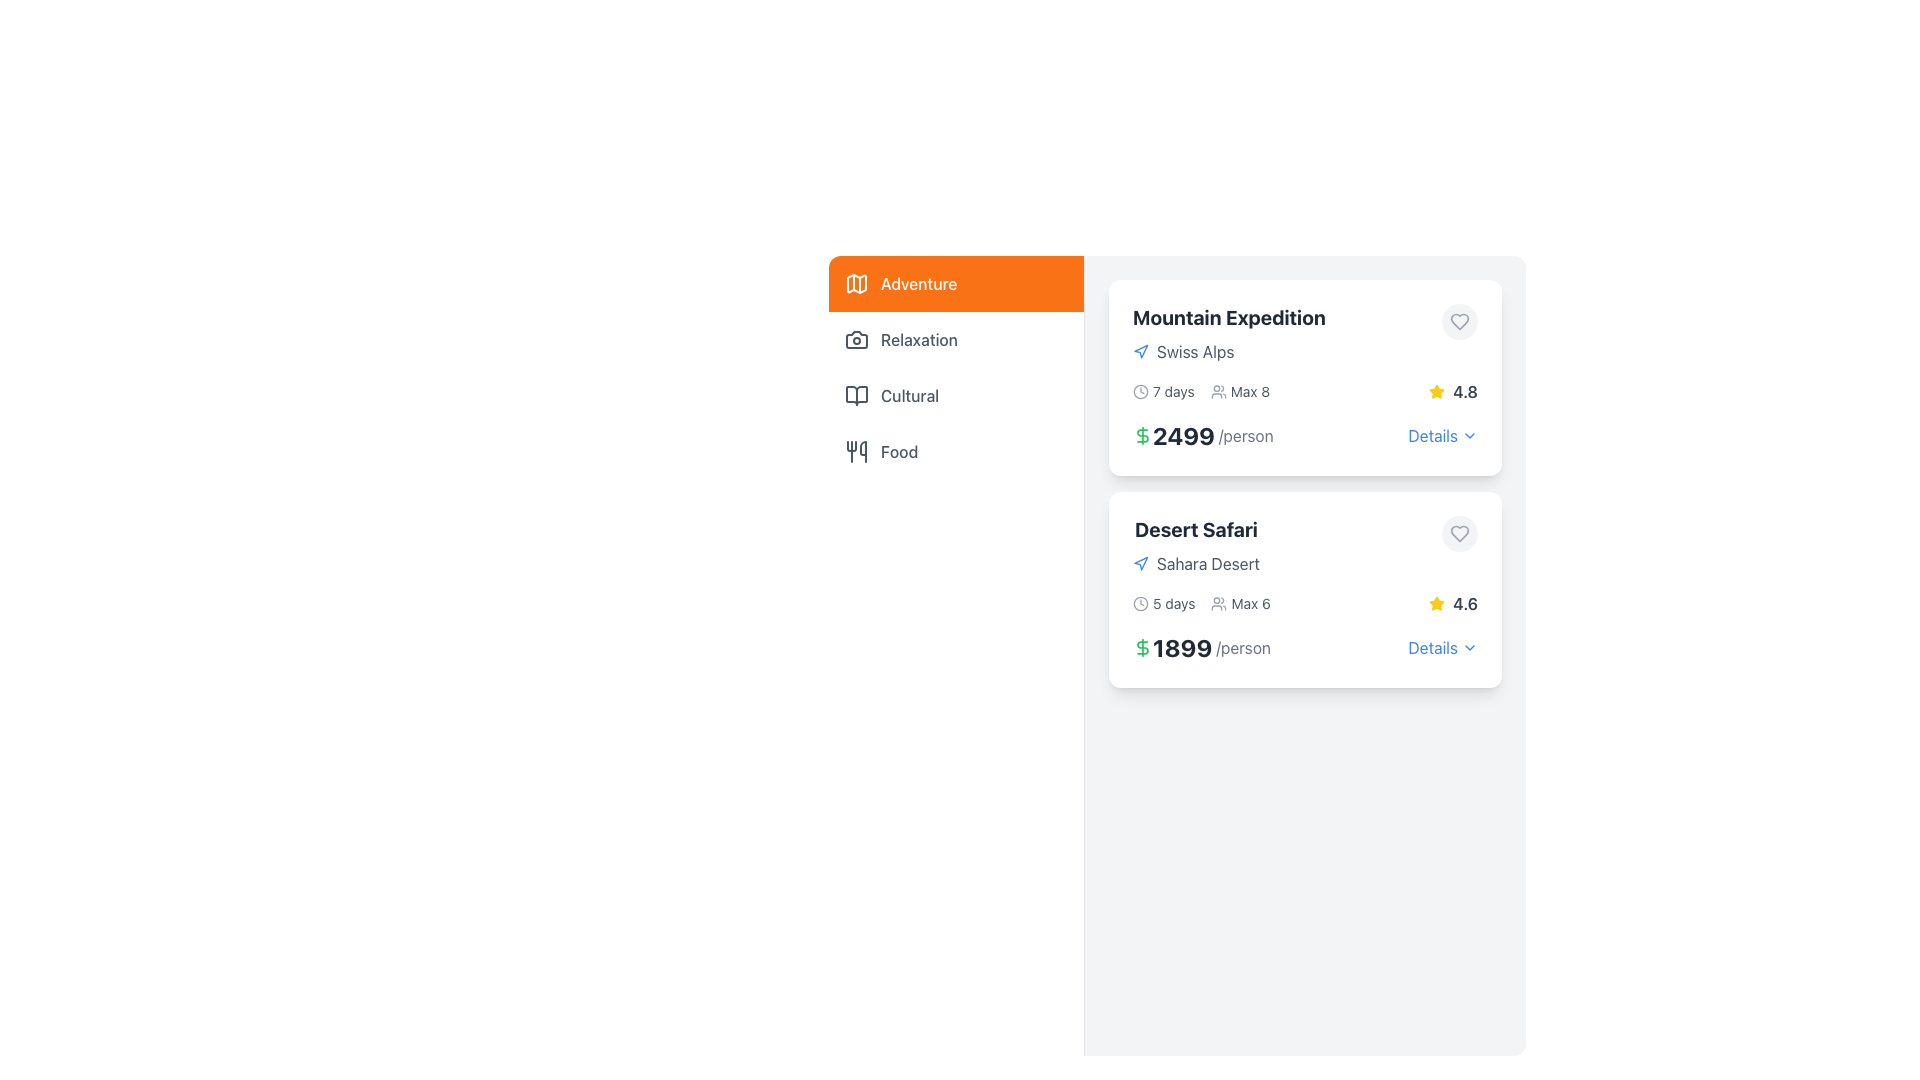 The height and width of the screenshot is (1080, 1920). What do you see at coordinates (1432, 434) in the screenshot?
I see `the interactive link or button located` at bounding box center [1432, 434].